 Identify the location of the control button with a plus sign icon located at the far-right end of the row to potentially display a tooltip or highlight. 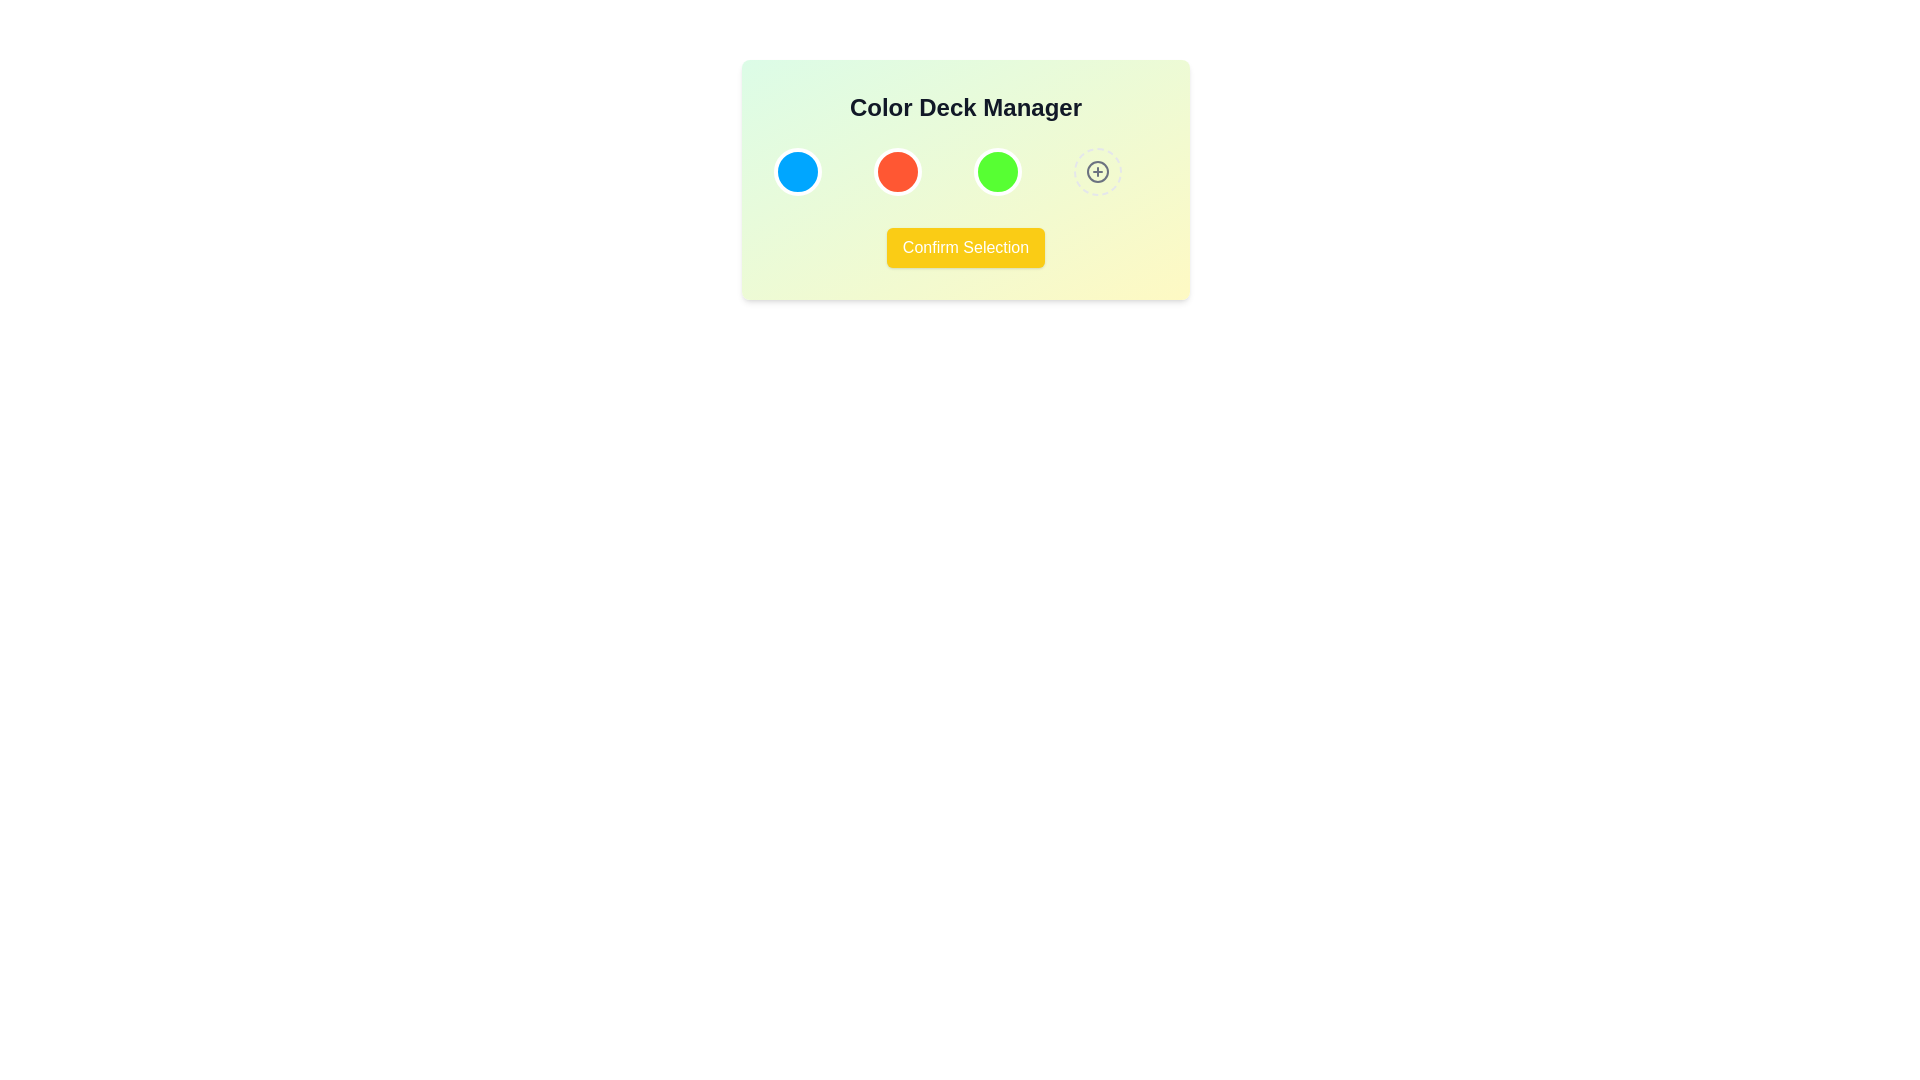
(1097, 171).